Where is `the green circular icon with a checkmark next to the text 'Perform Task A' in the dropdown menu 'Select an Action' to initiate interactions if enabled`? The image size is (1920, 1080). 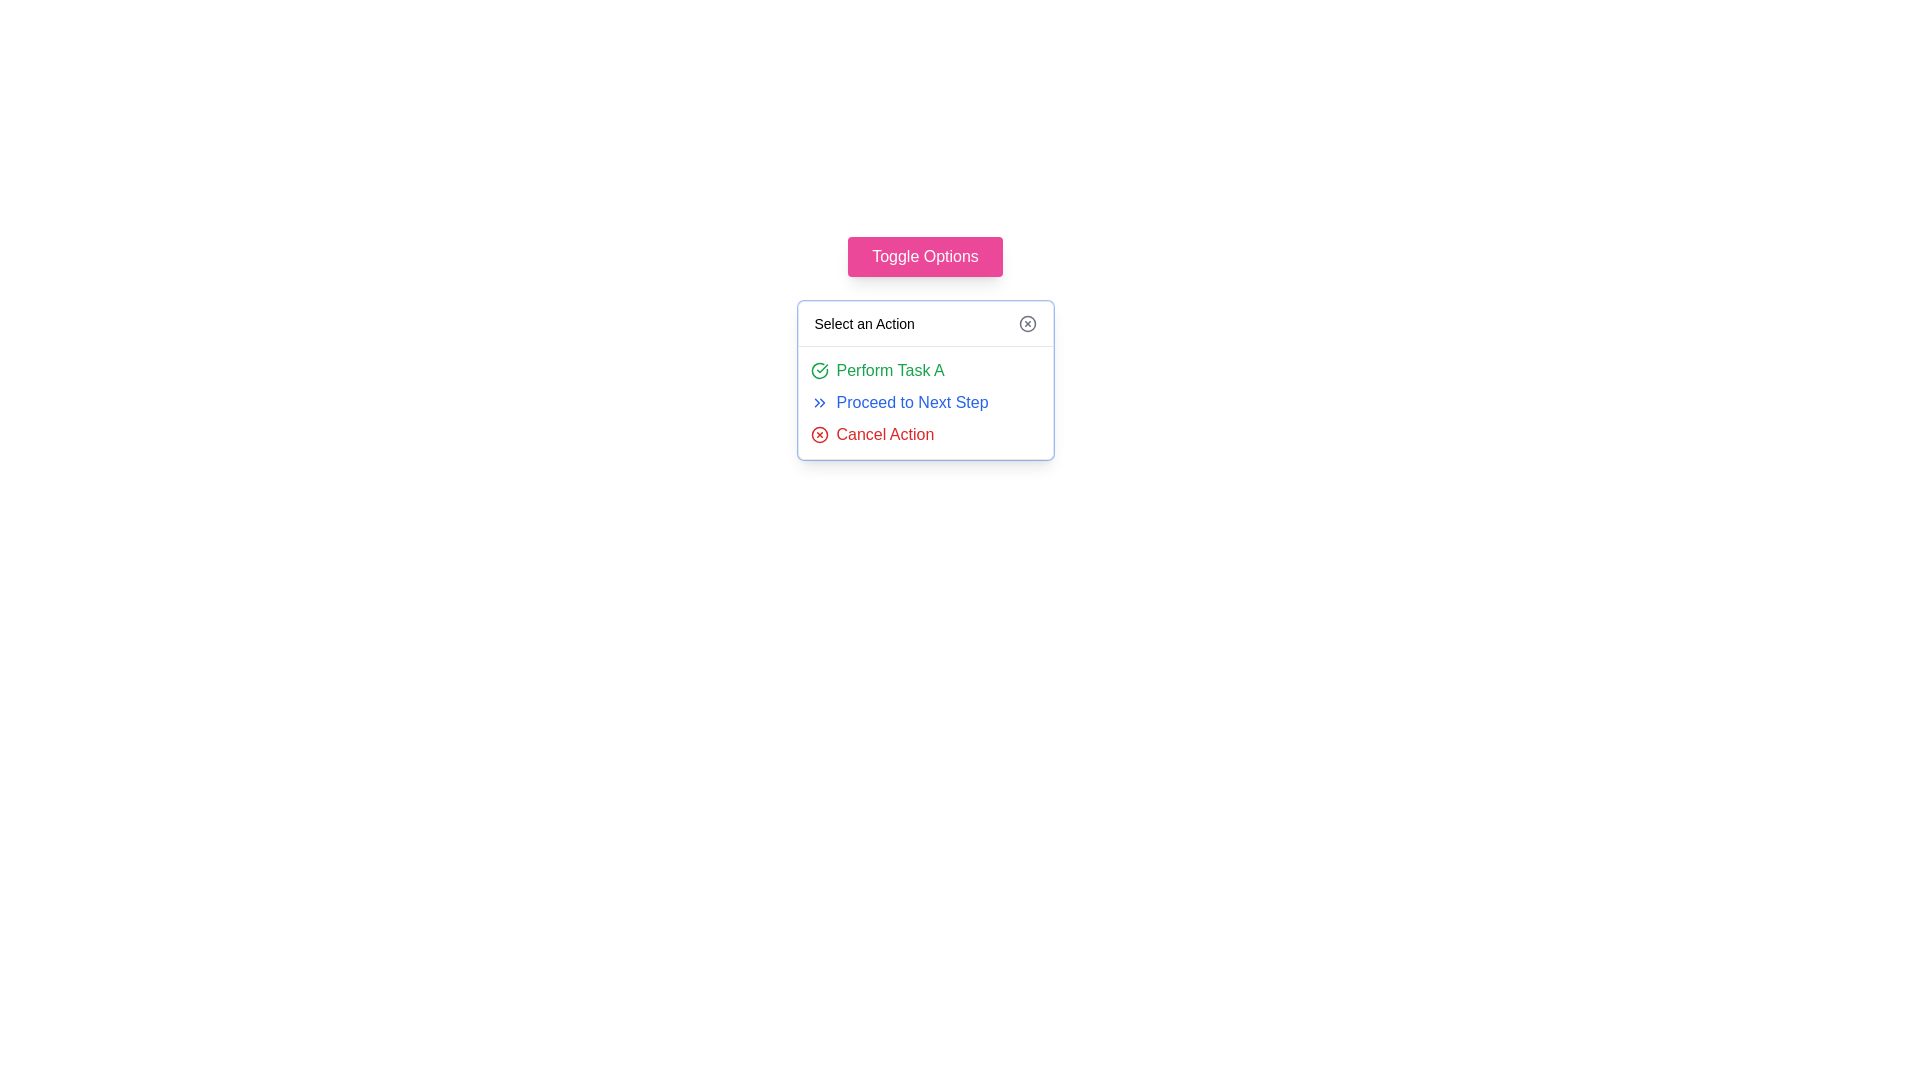
the green circular icon with a checkmark next to the text 'Perform Task A' in the dropdown menu 'Select an Action' to initiate interactions if enabled is located at coordinates (819, 370).